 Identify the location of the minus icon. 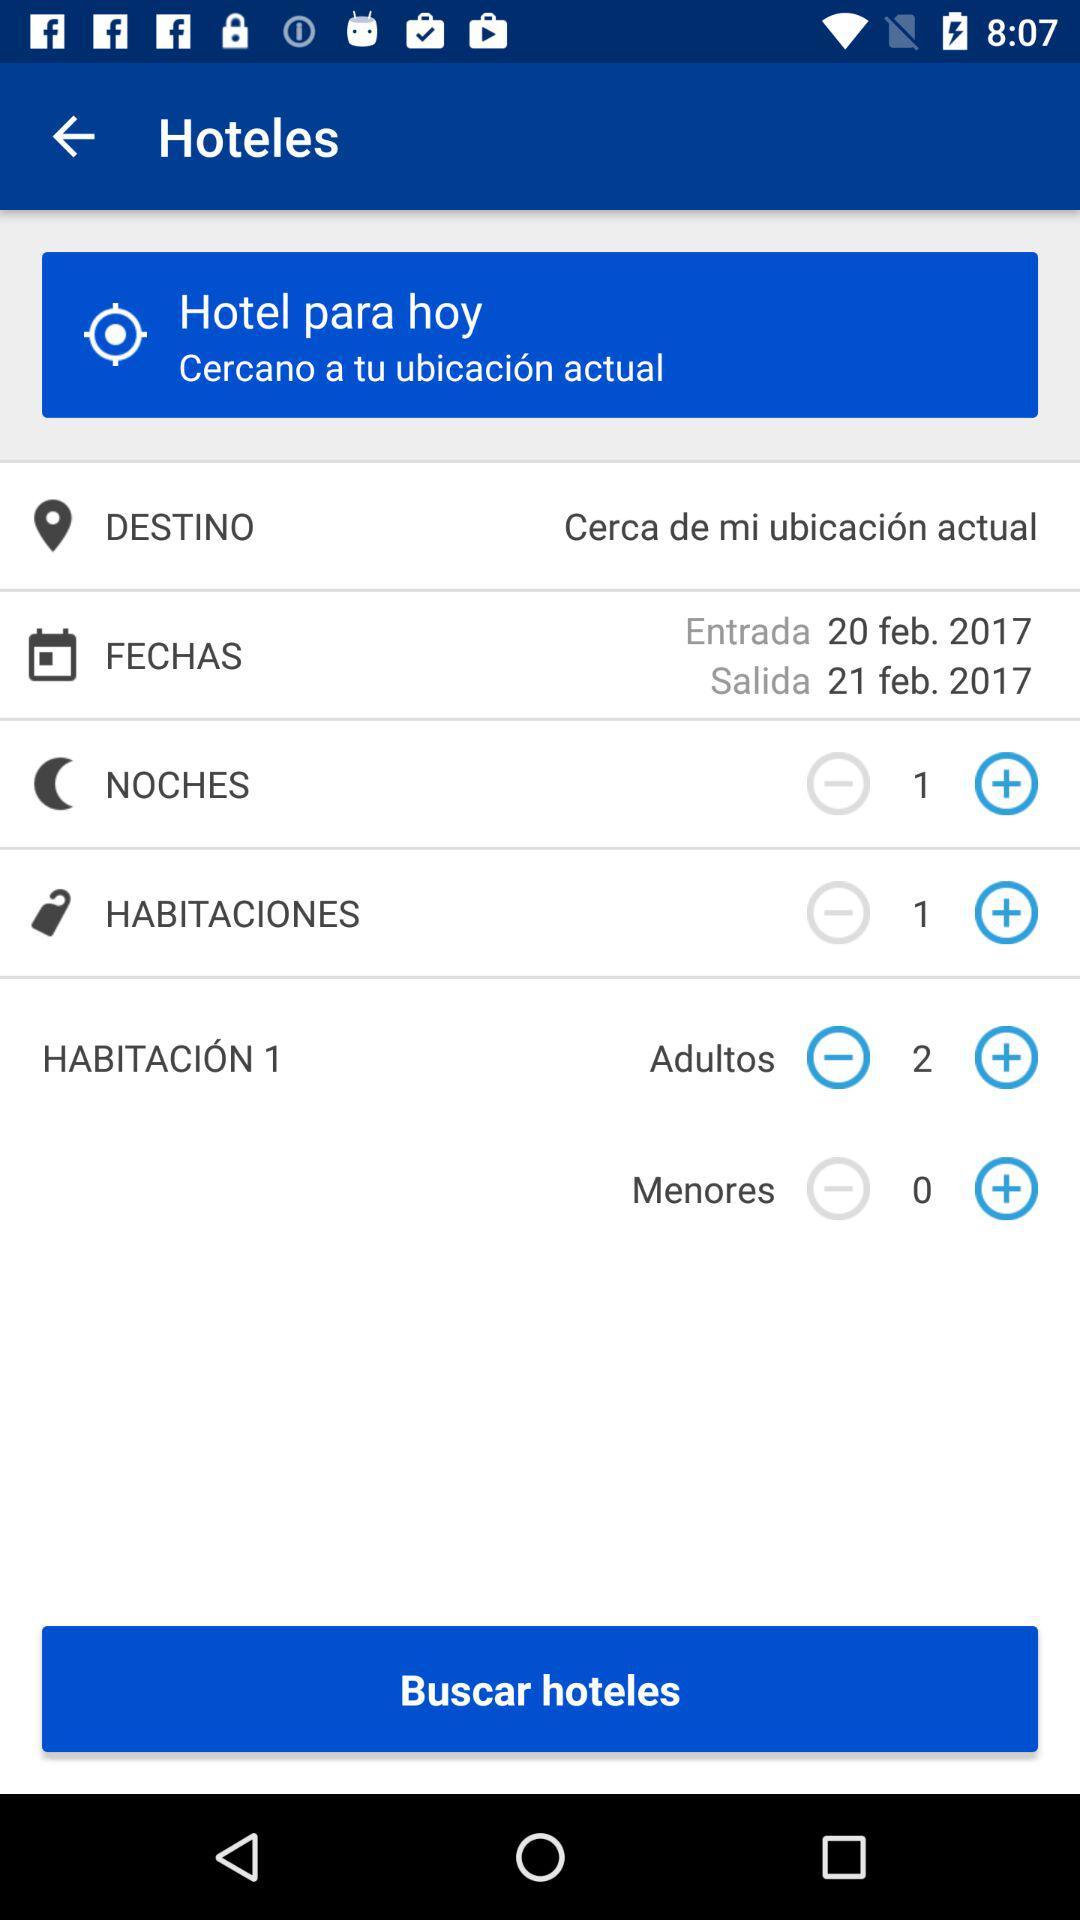
(838, 1056).